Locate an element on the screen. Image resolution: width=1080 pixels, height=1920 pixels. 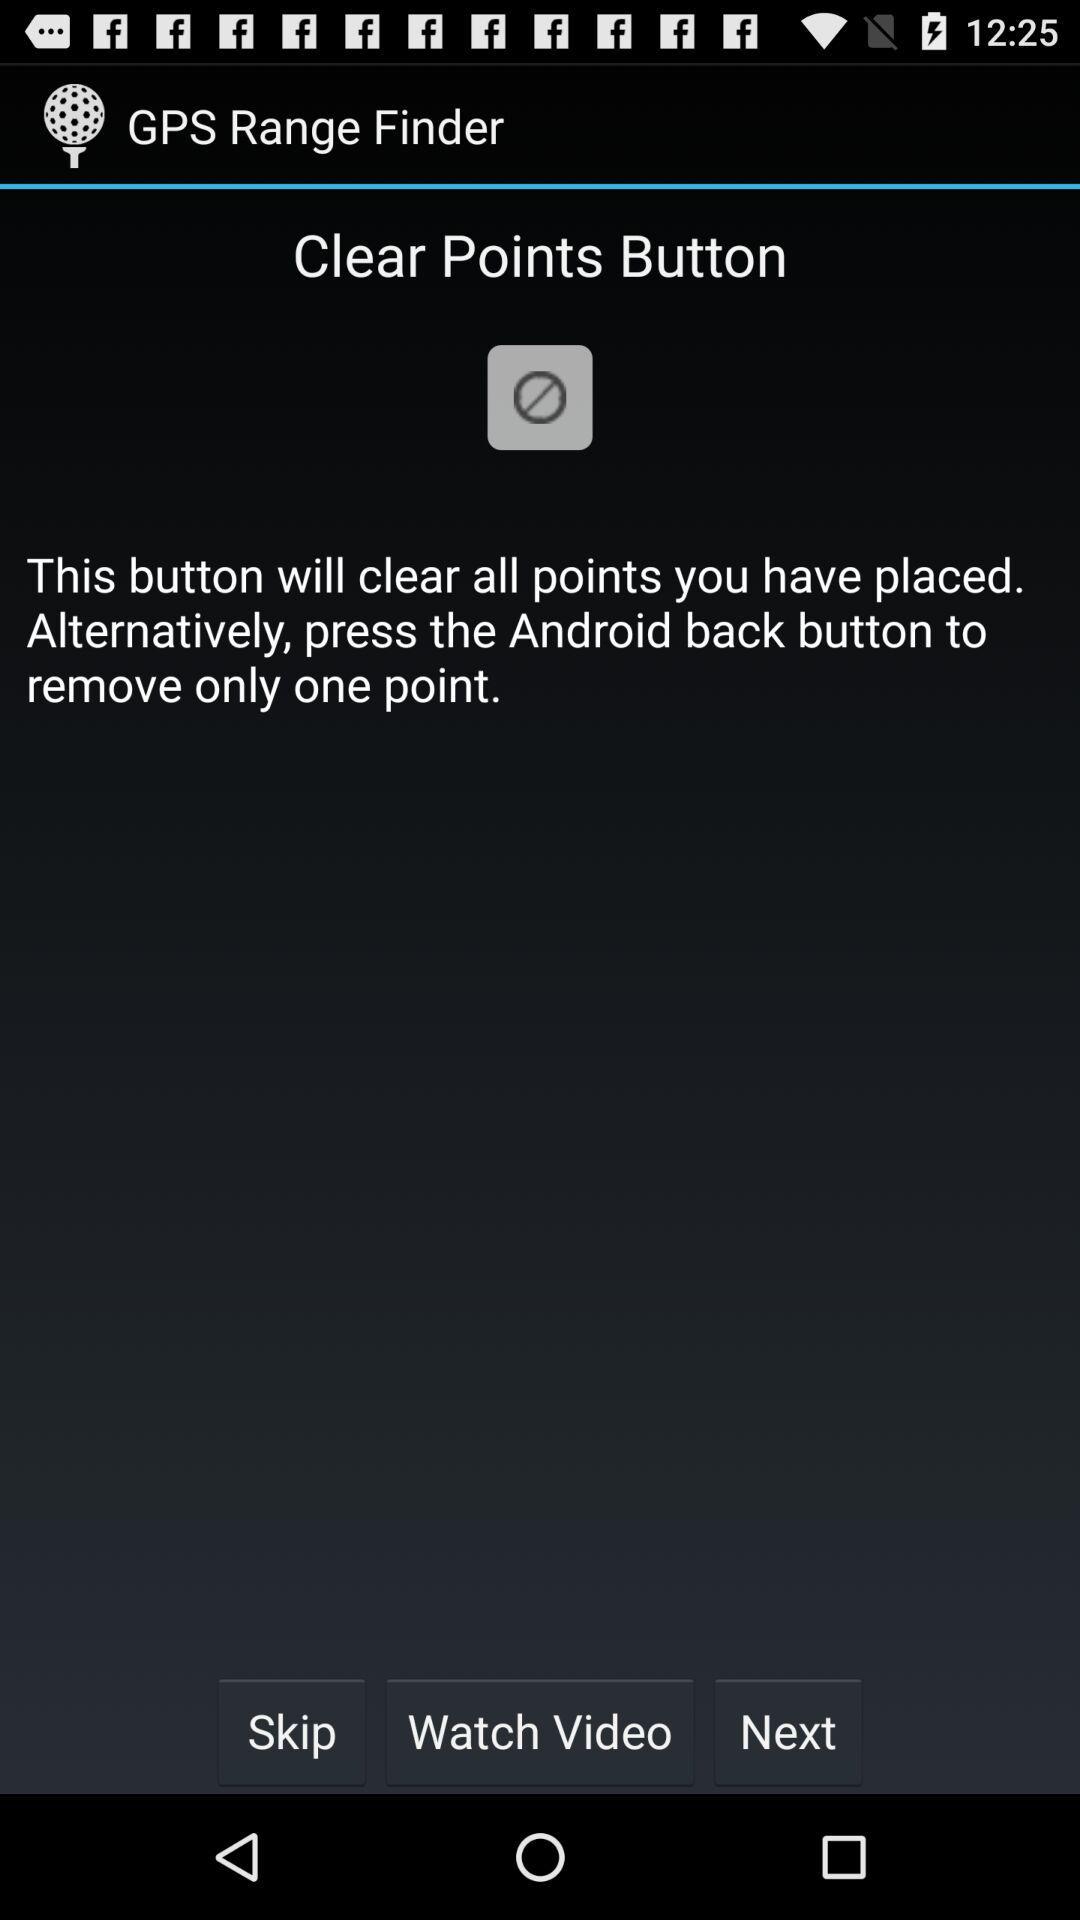
app below this button will app is located at coordinates (540, 1730).